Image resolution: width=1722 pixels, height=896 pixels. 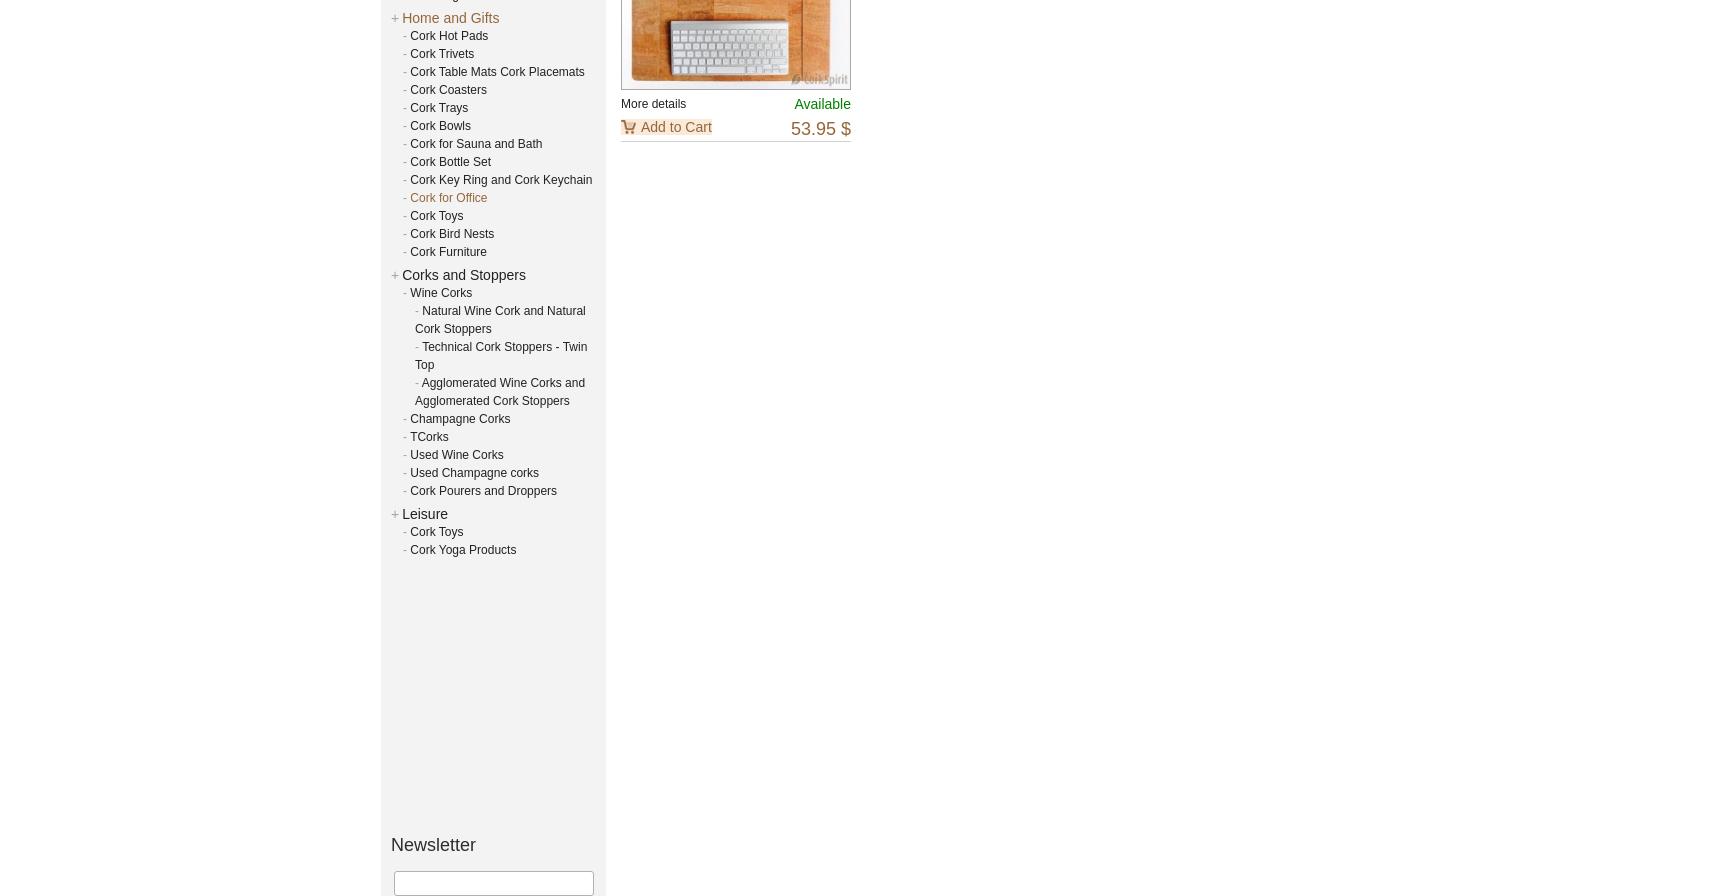 I want to click on 'Agglomerated Wine Corks and Agglomerated Cork Stoppers', so click(x=500, y=391).